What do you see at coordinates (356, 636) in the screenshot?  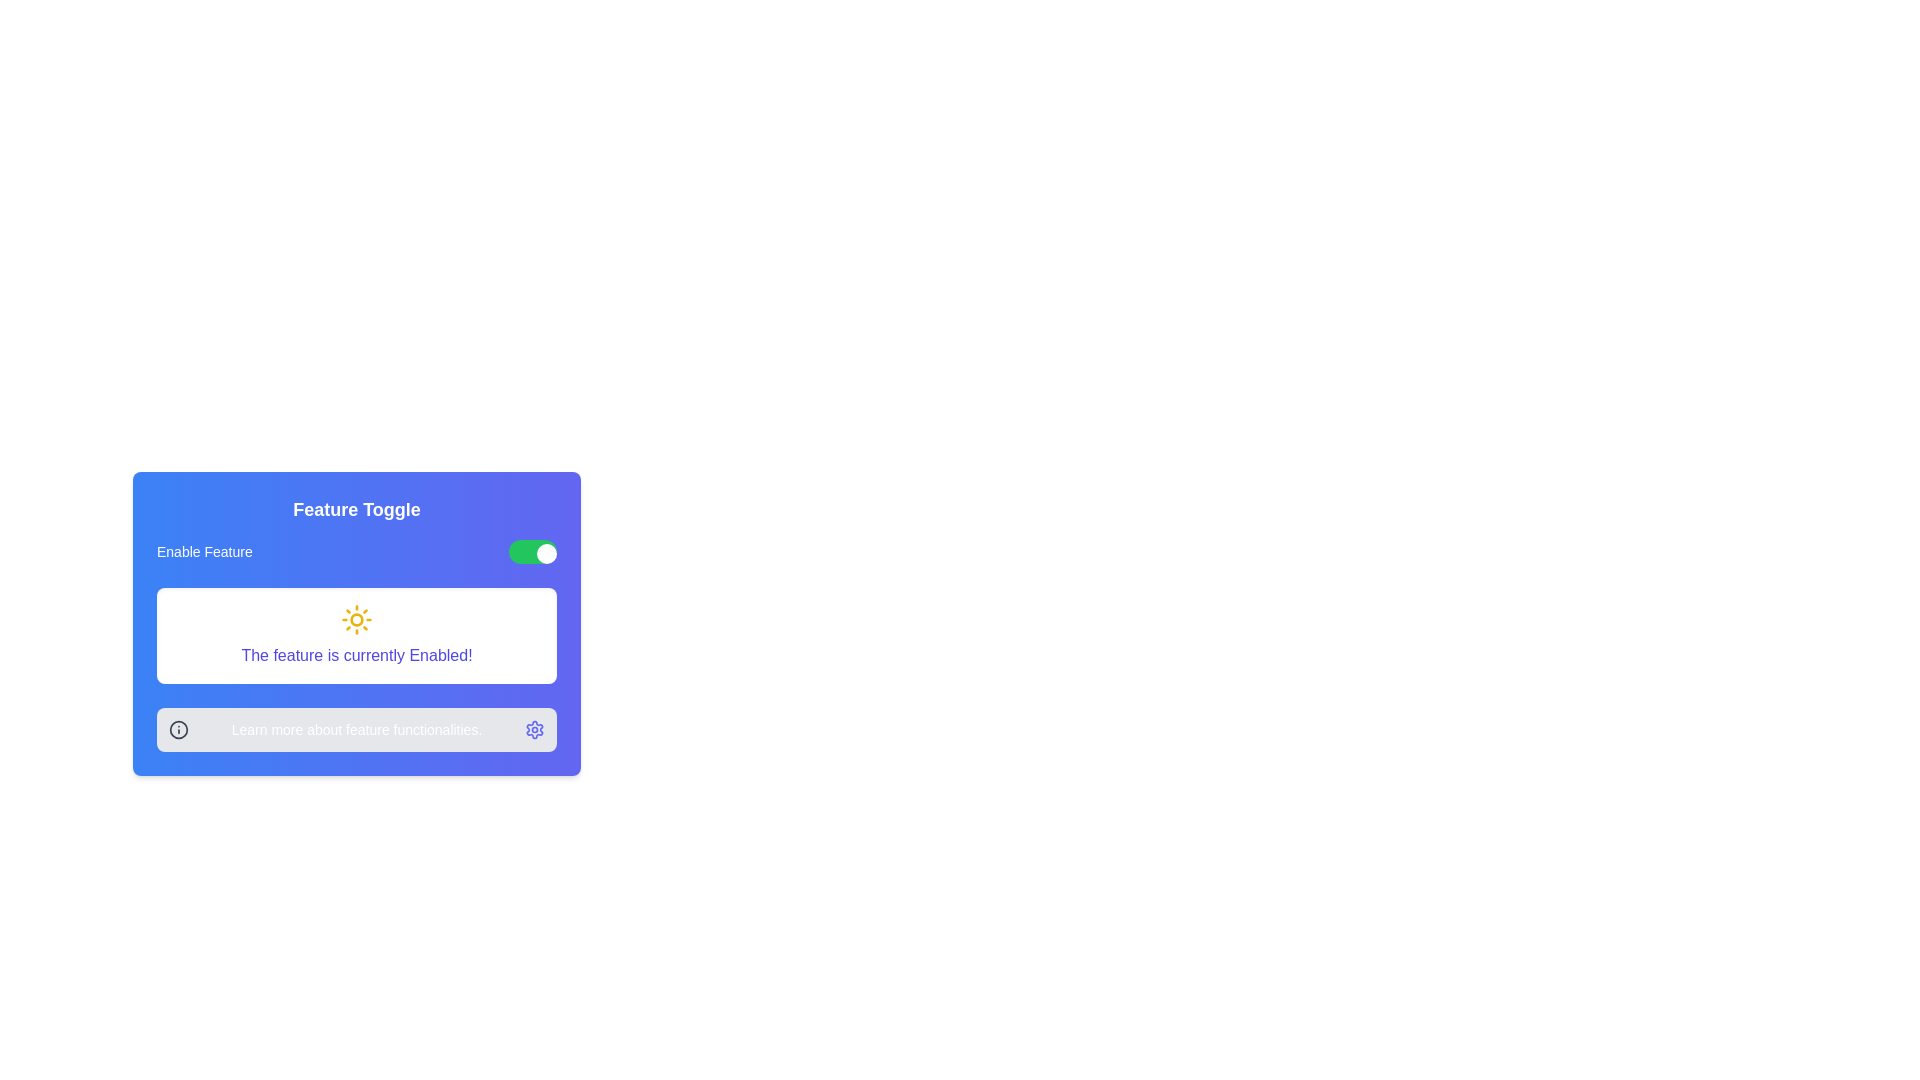 I see `the static information panel displaying the current status message indicating the feature is enabled, located centrally below the 'Enable Feature' toggle button in the 'Feature Toggle' section` at bounding box center [356, 636].